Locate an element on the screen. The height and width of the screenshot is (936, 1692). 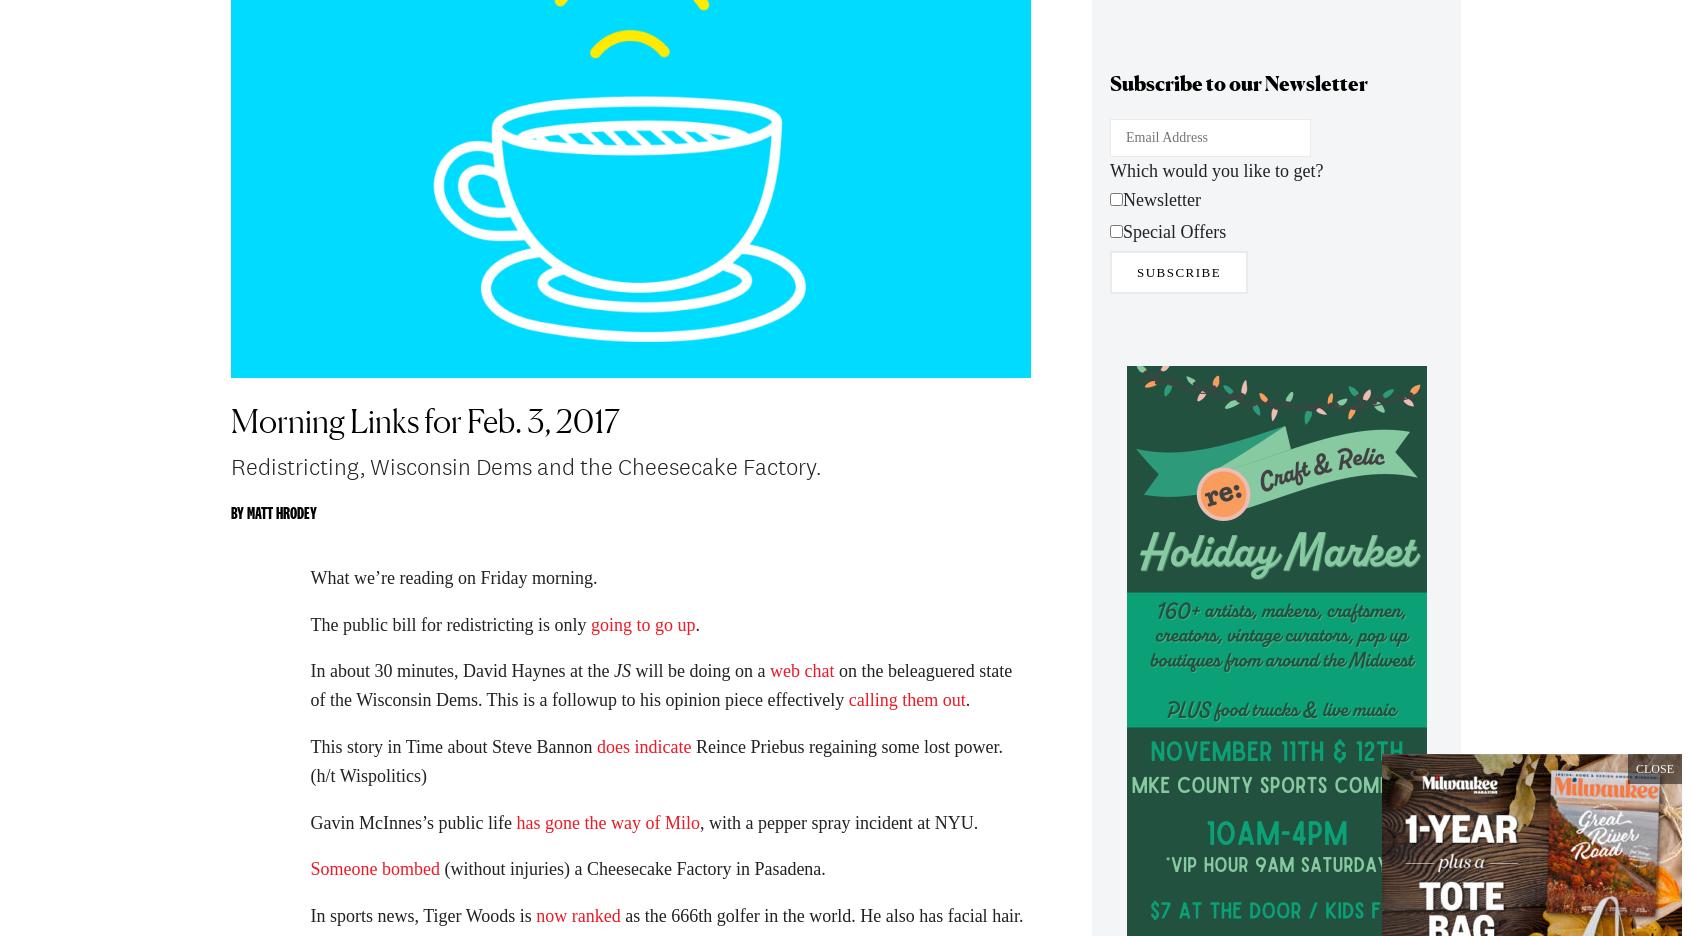
'will be doing on a' is located at coordinates (699, 681).